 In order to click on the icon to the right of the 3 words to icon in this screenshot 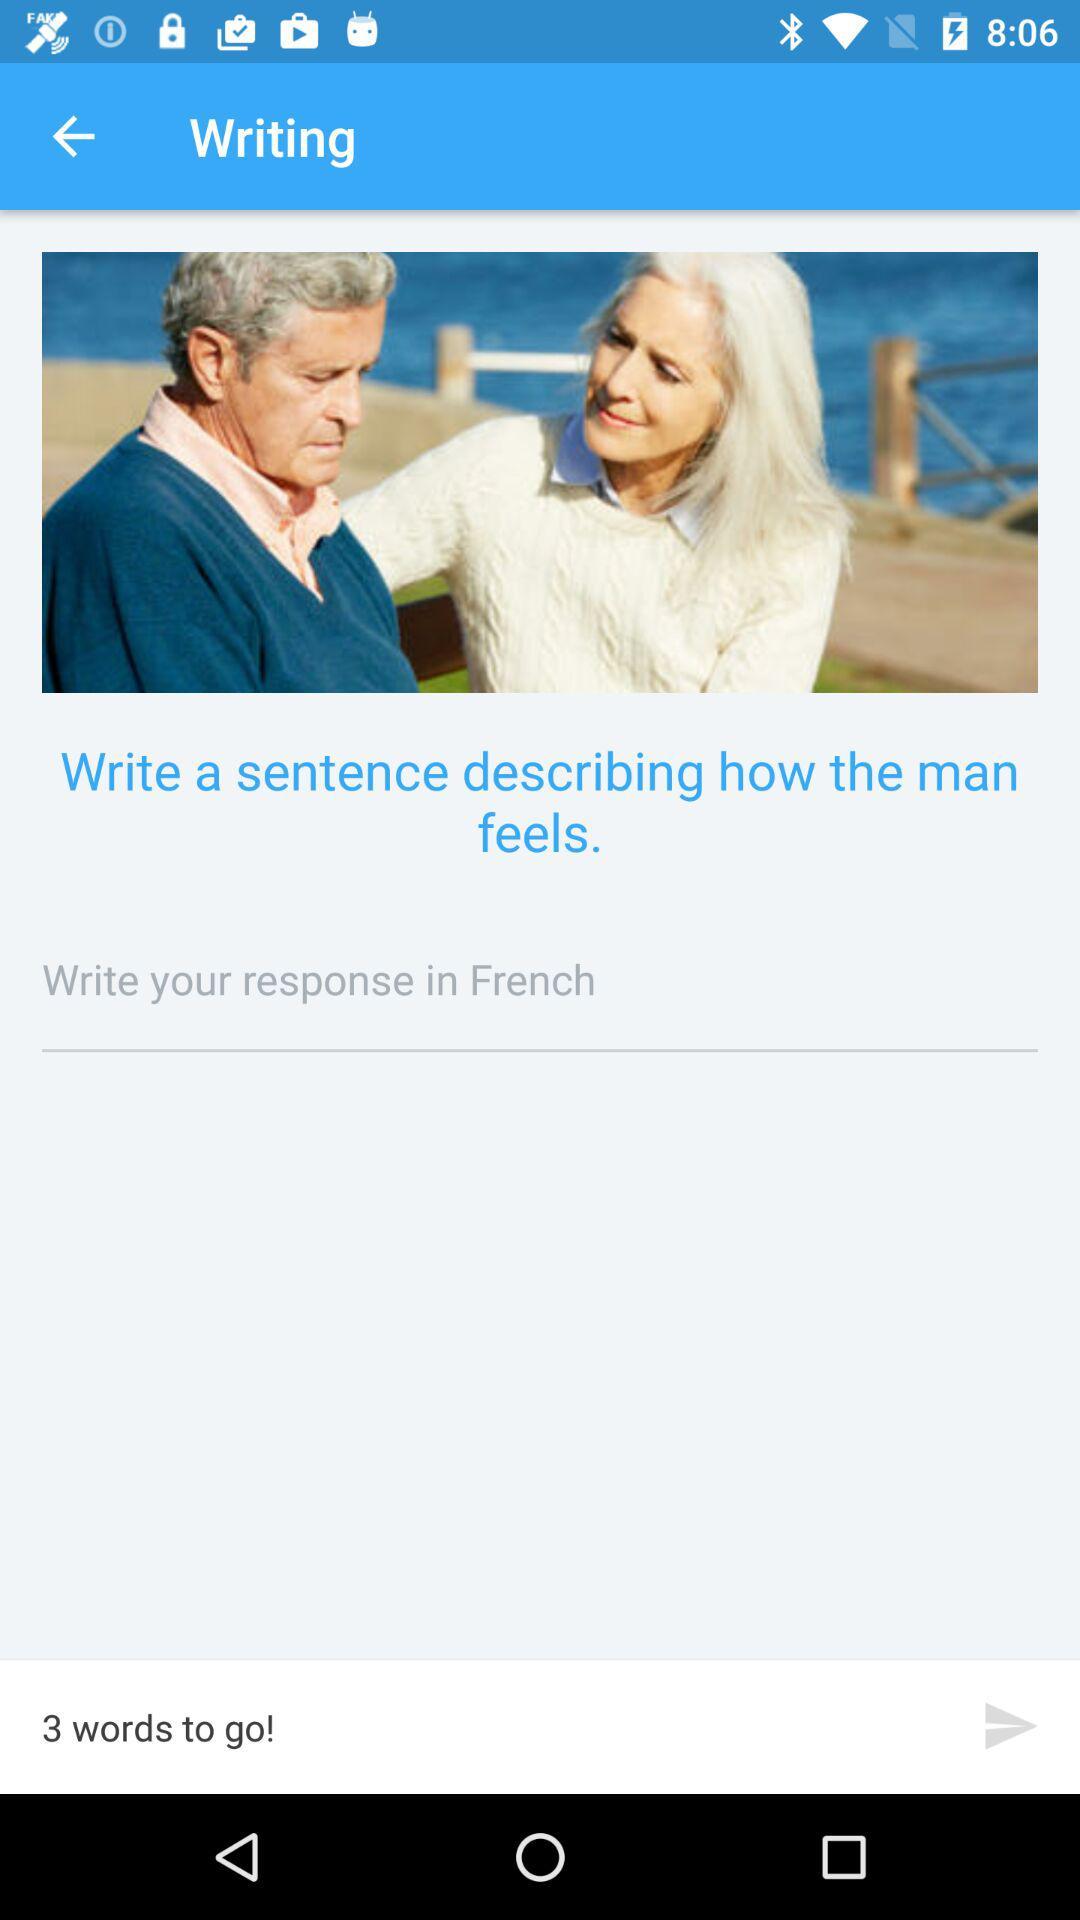, I will do `click(1011, 1725)`.